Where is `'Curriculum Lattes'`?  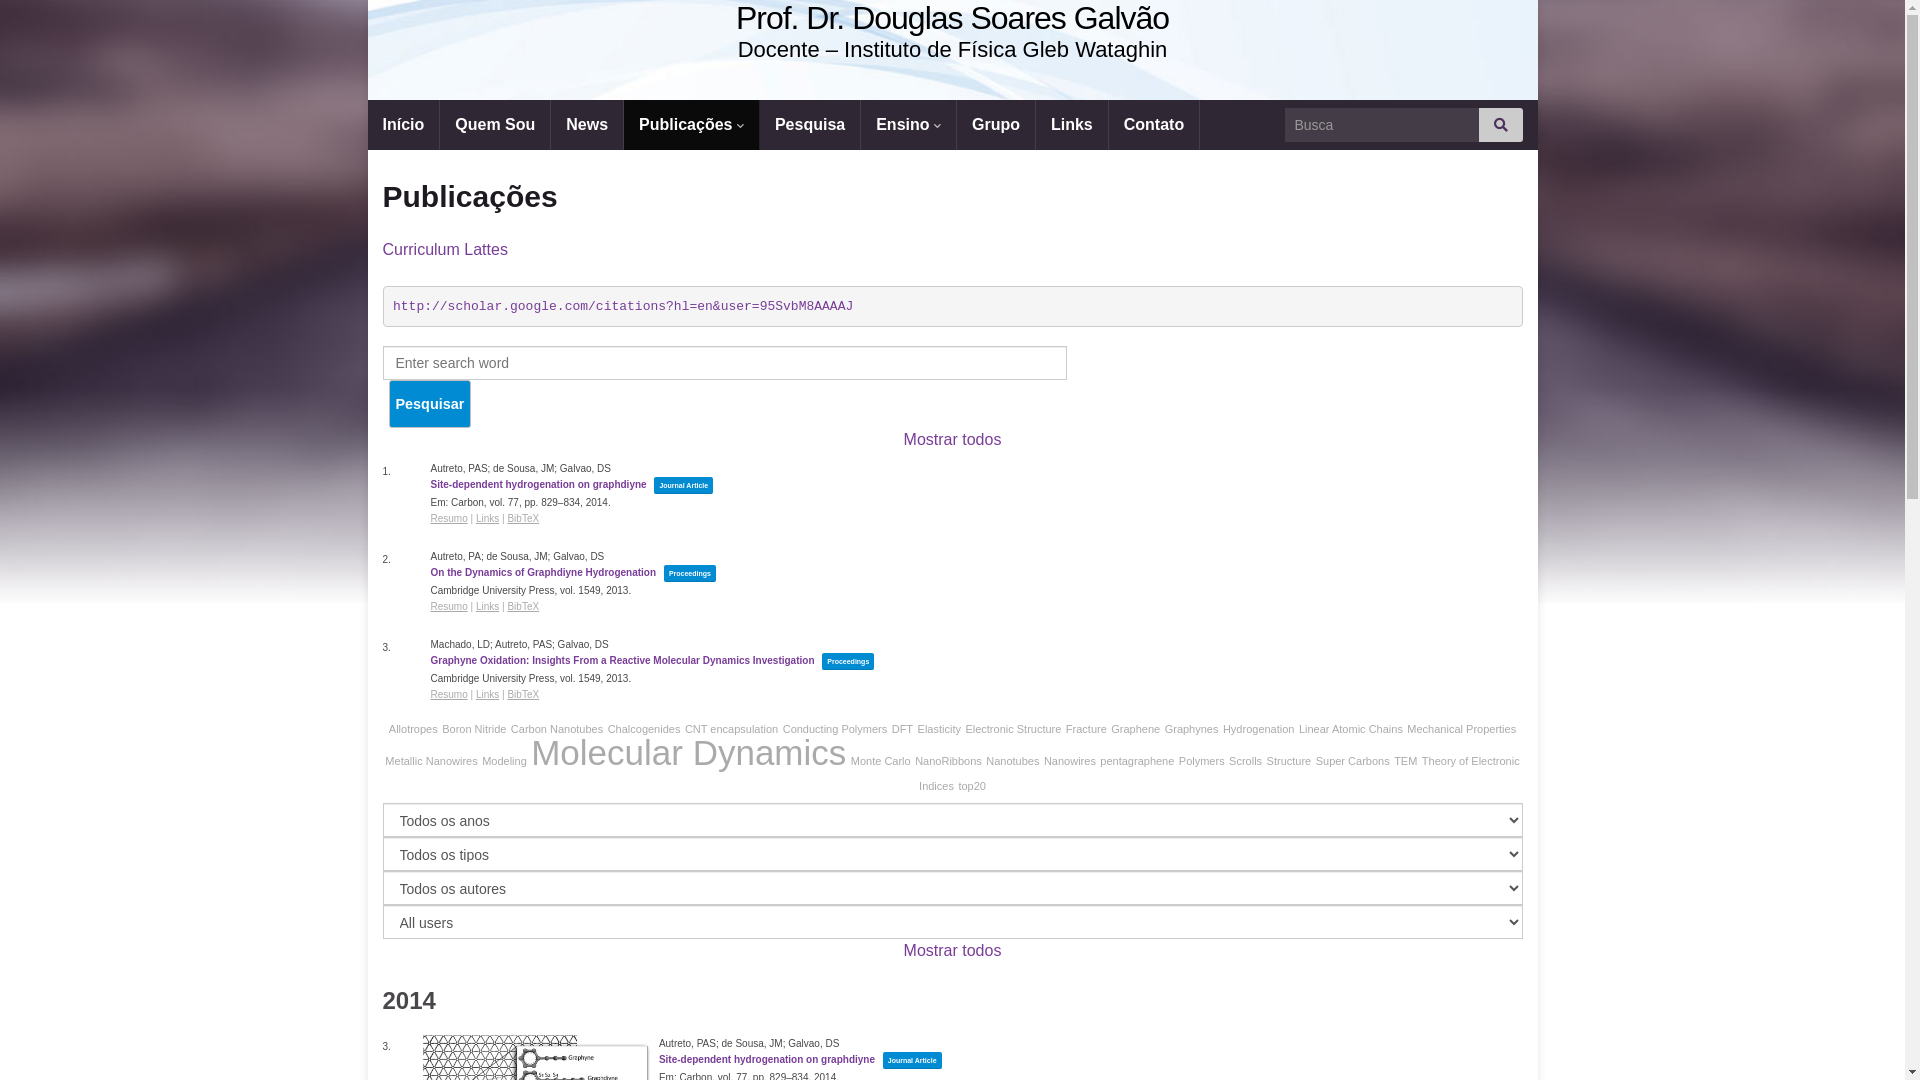
'Curriculum Lattes' is located at coordinates (382, 248).